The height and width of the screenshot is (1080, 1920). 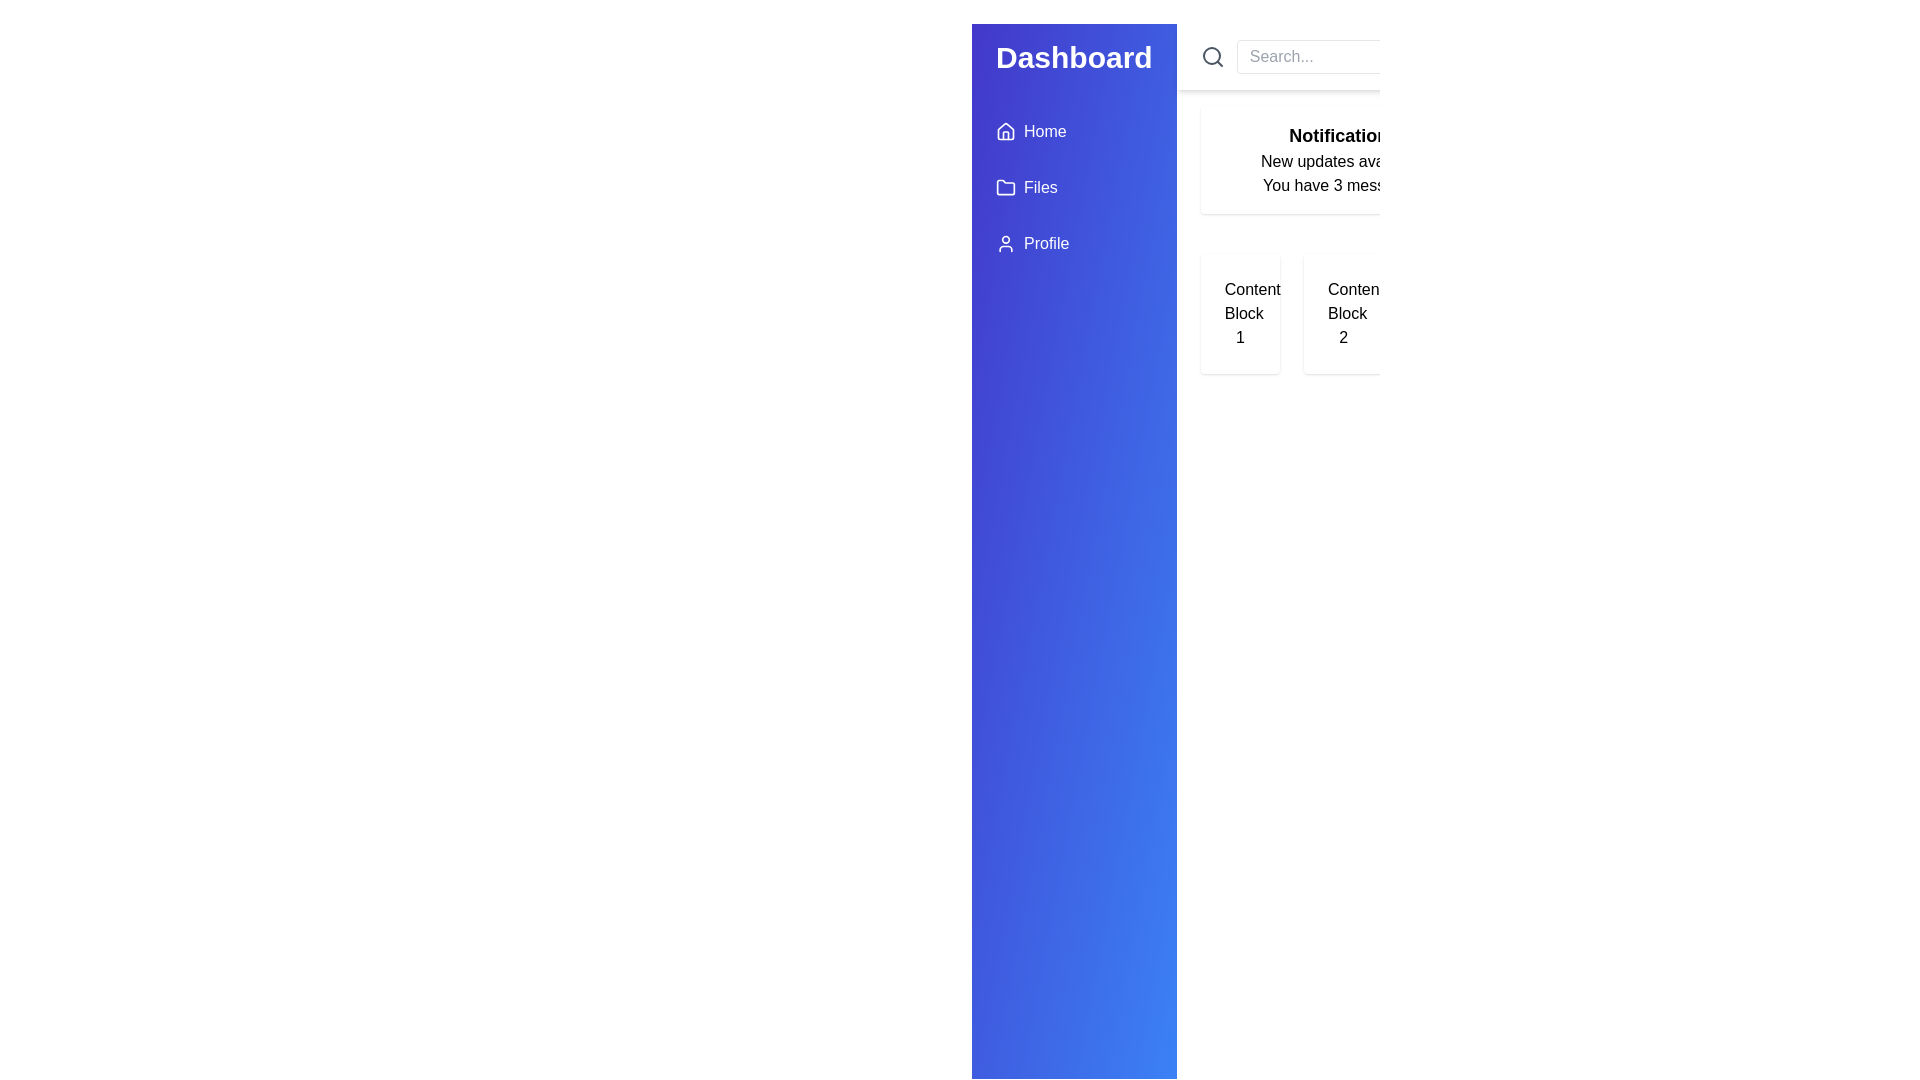 I want to click on the grid containing three content boxes, each styled as white, padded, rounded rectangles with centered text stating 'Content Block 1', 'Content Block 2', and 'Content Block 3', so click(x=1343, y=313).